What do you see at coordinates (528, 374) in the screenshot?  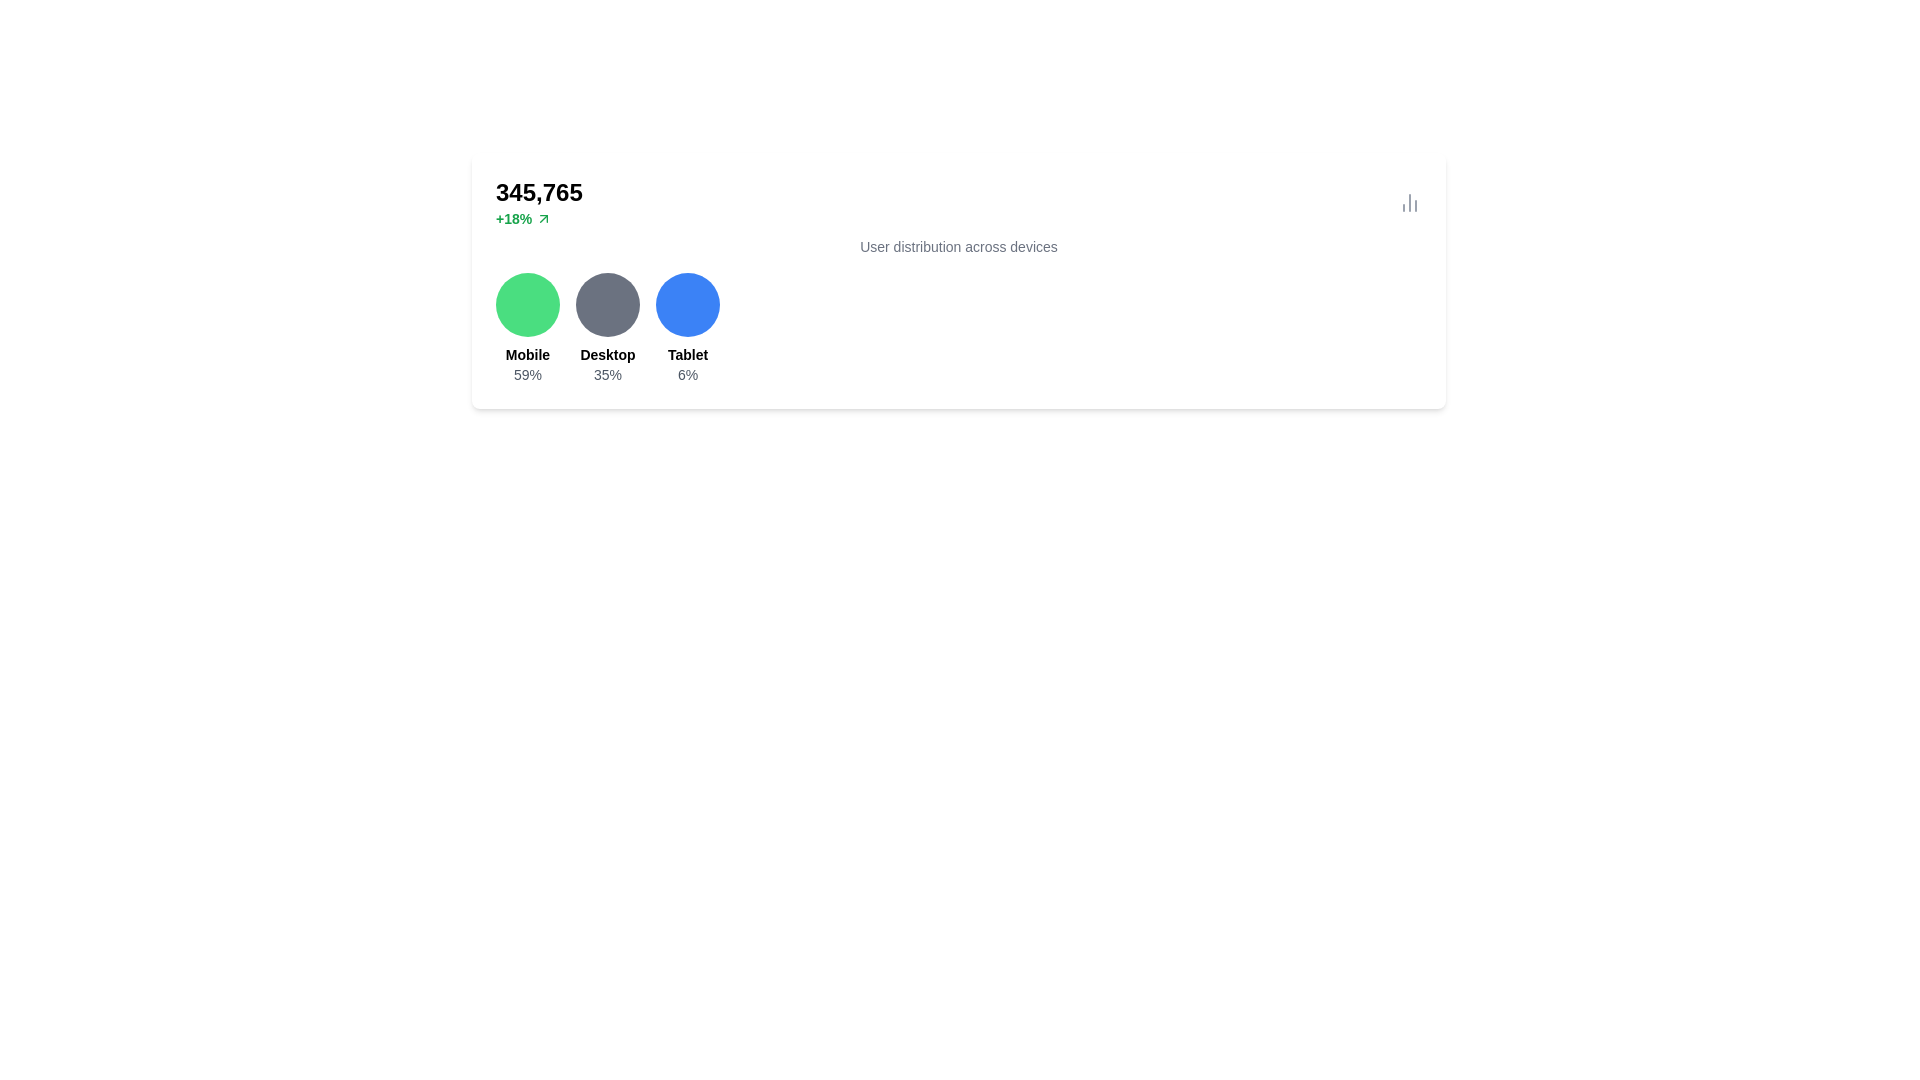 I see `the text label displaying '59%' in a smaller gray font, which is positioned below the 'Mobile' label and centrally aligned under a green circular indicator` at bounding box center [528, 374].